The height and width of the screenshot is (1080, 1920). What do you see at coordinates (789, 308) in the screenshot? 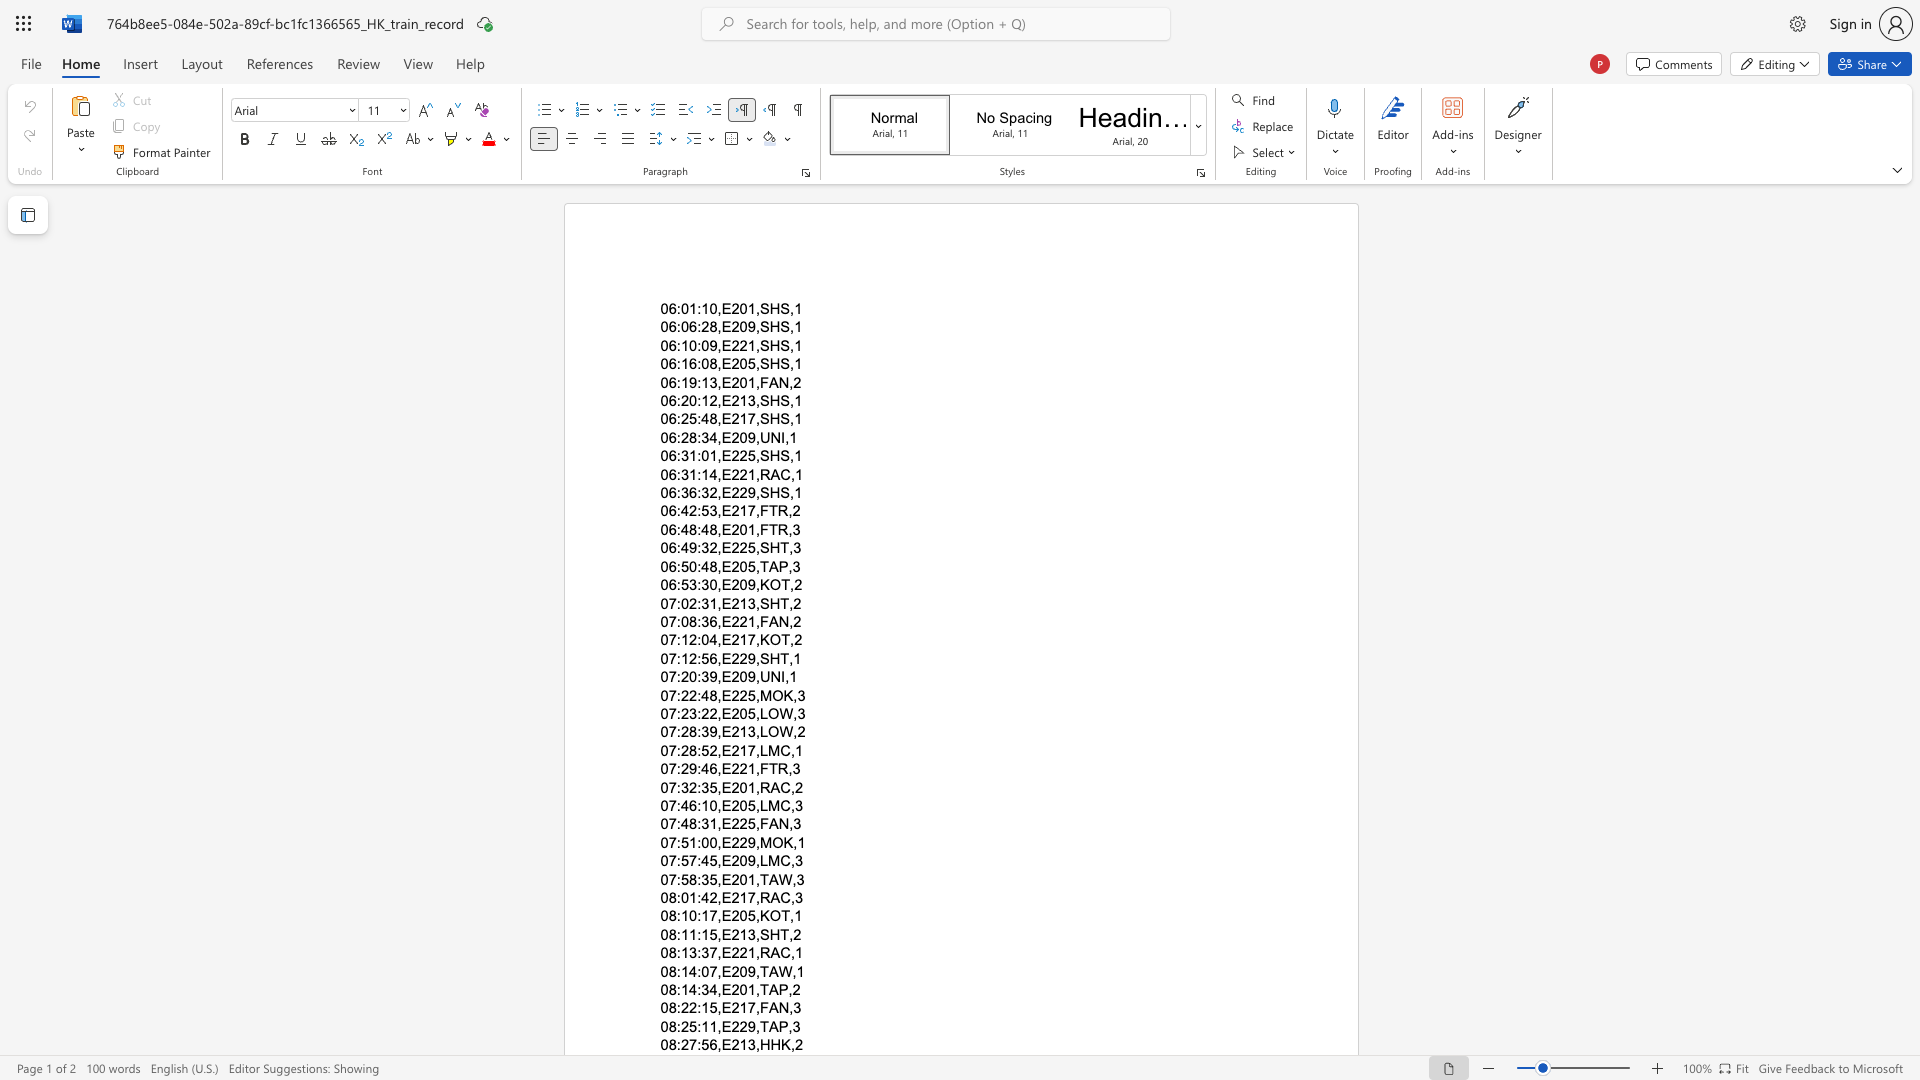
I see `the subset text ",1" within the text "06:01:10,E201,SHS,1"` at bounding box center [789, 308].